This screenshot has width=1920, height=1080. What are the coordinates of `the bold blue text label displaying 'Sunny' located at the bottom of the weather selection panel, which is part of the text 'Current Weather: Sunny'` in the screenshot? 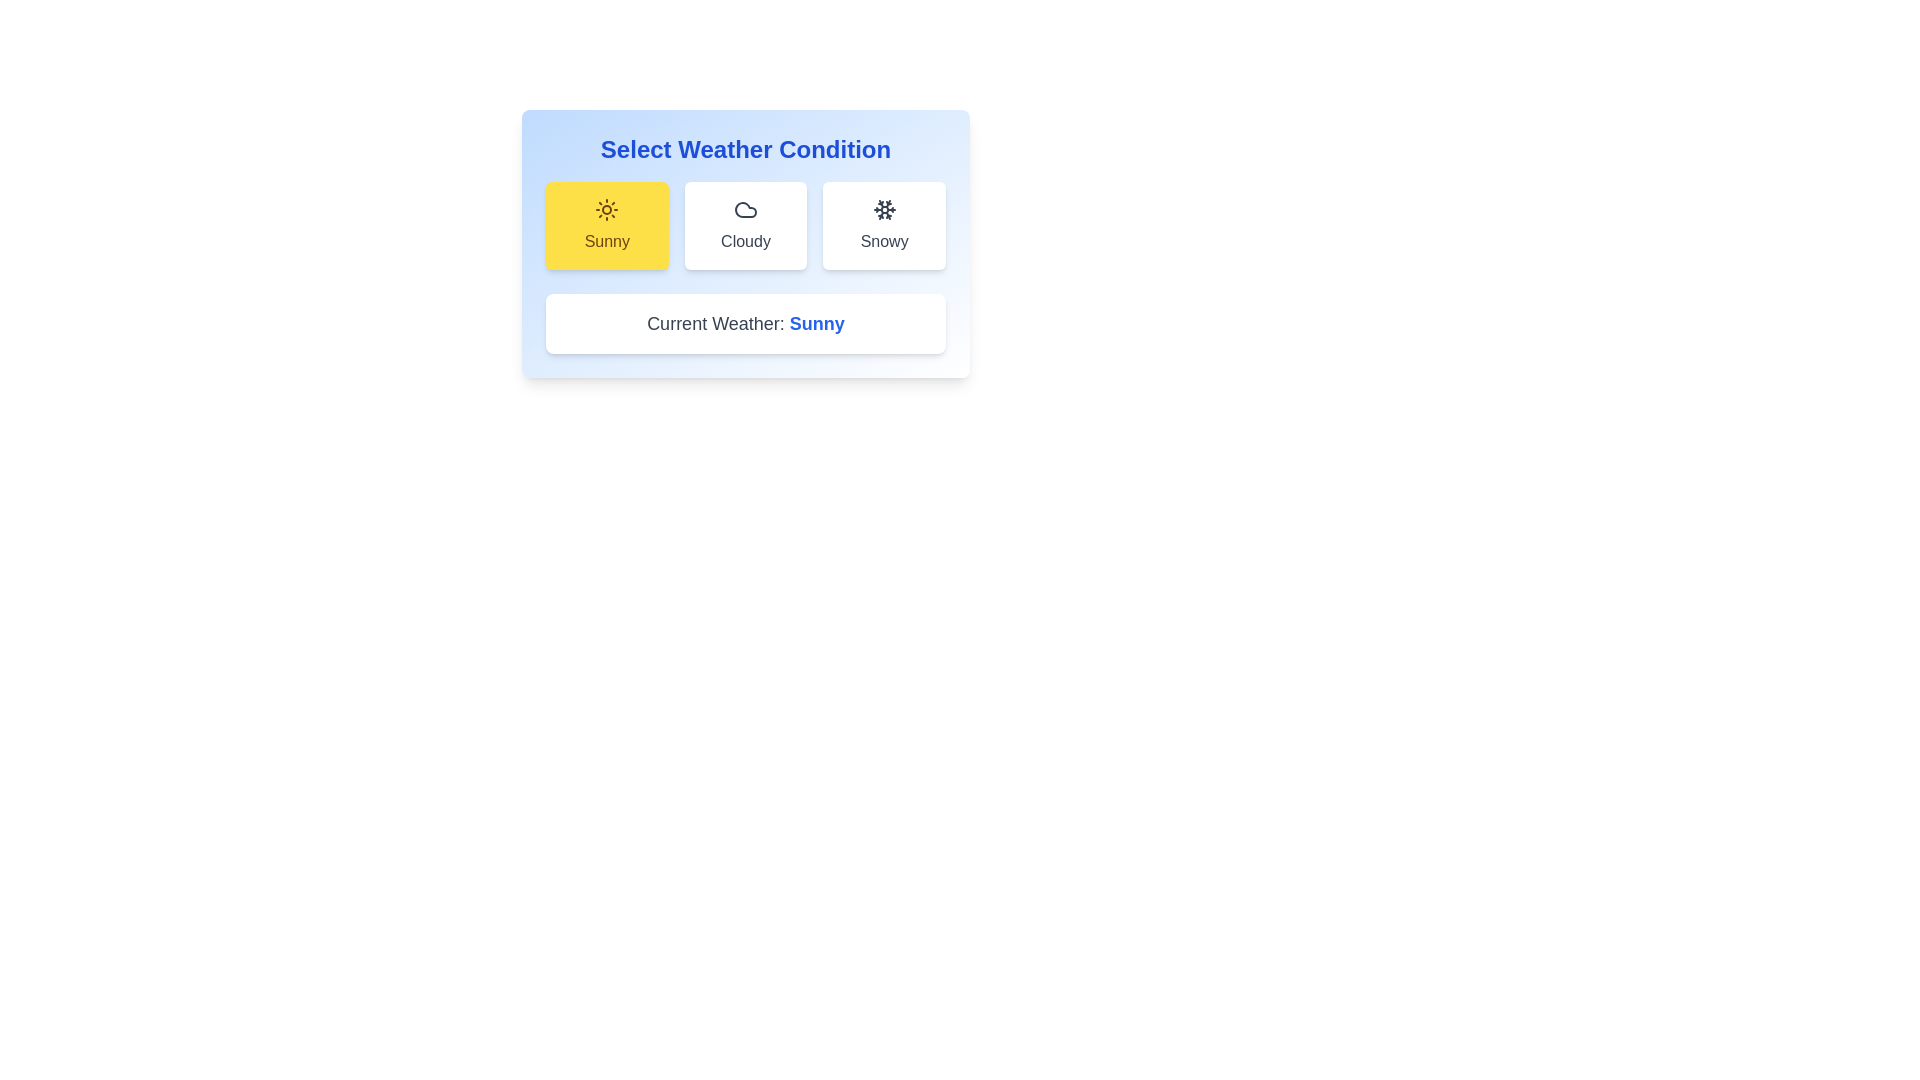 It's located at (817, 323).